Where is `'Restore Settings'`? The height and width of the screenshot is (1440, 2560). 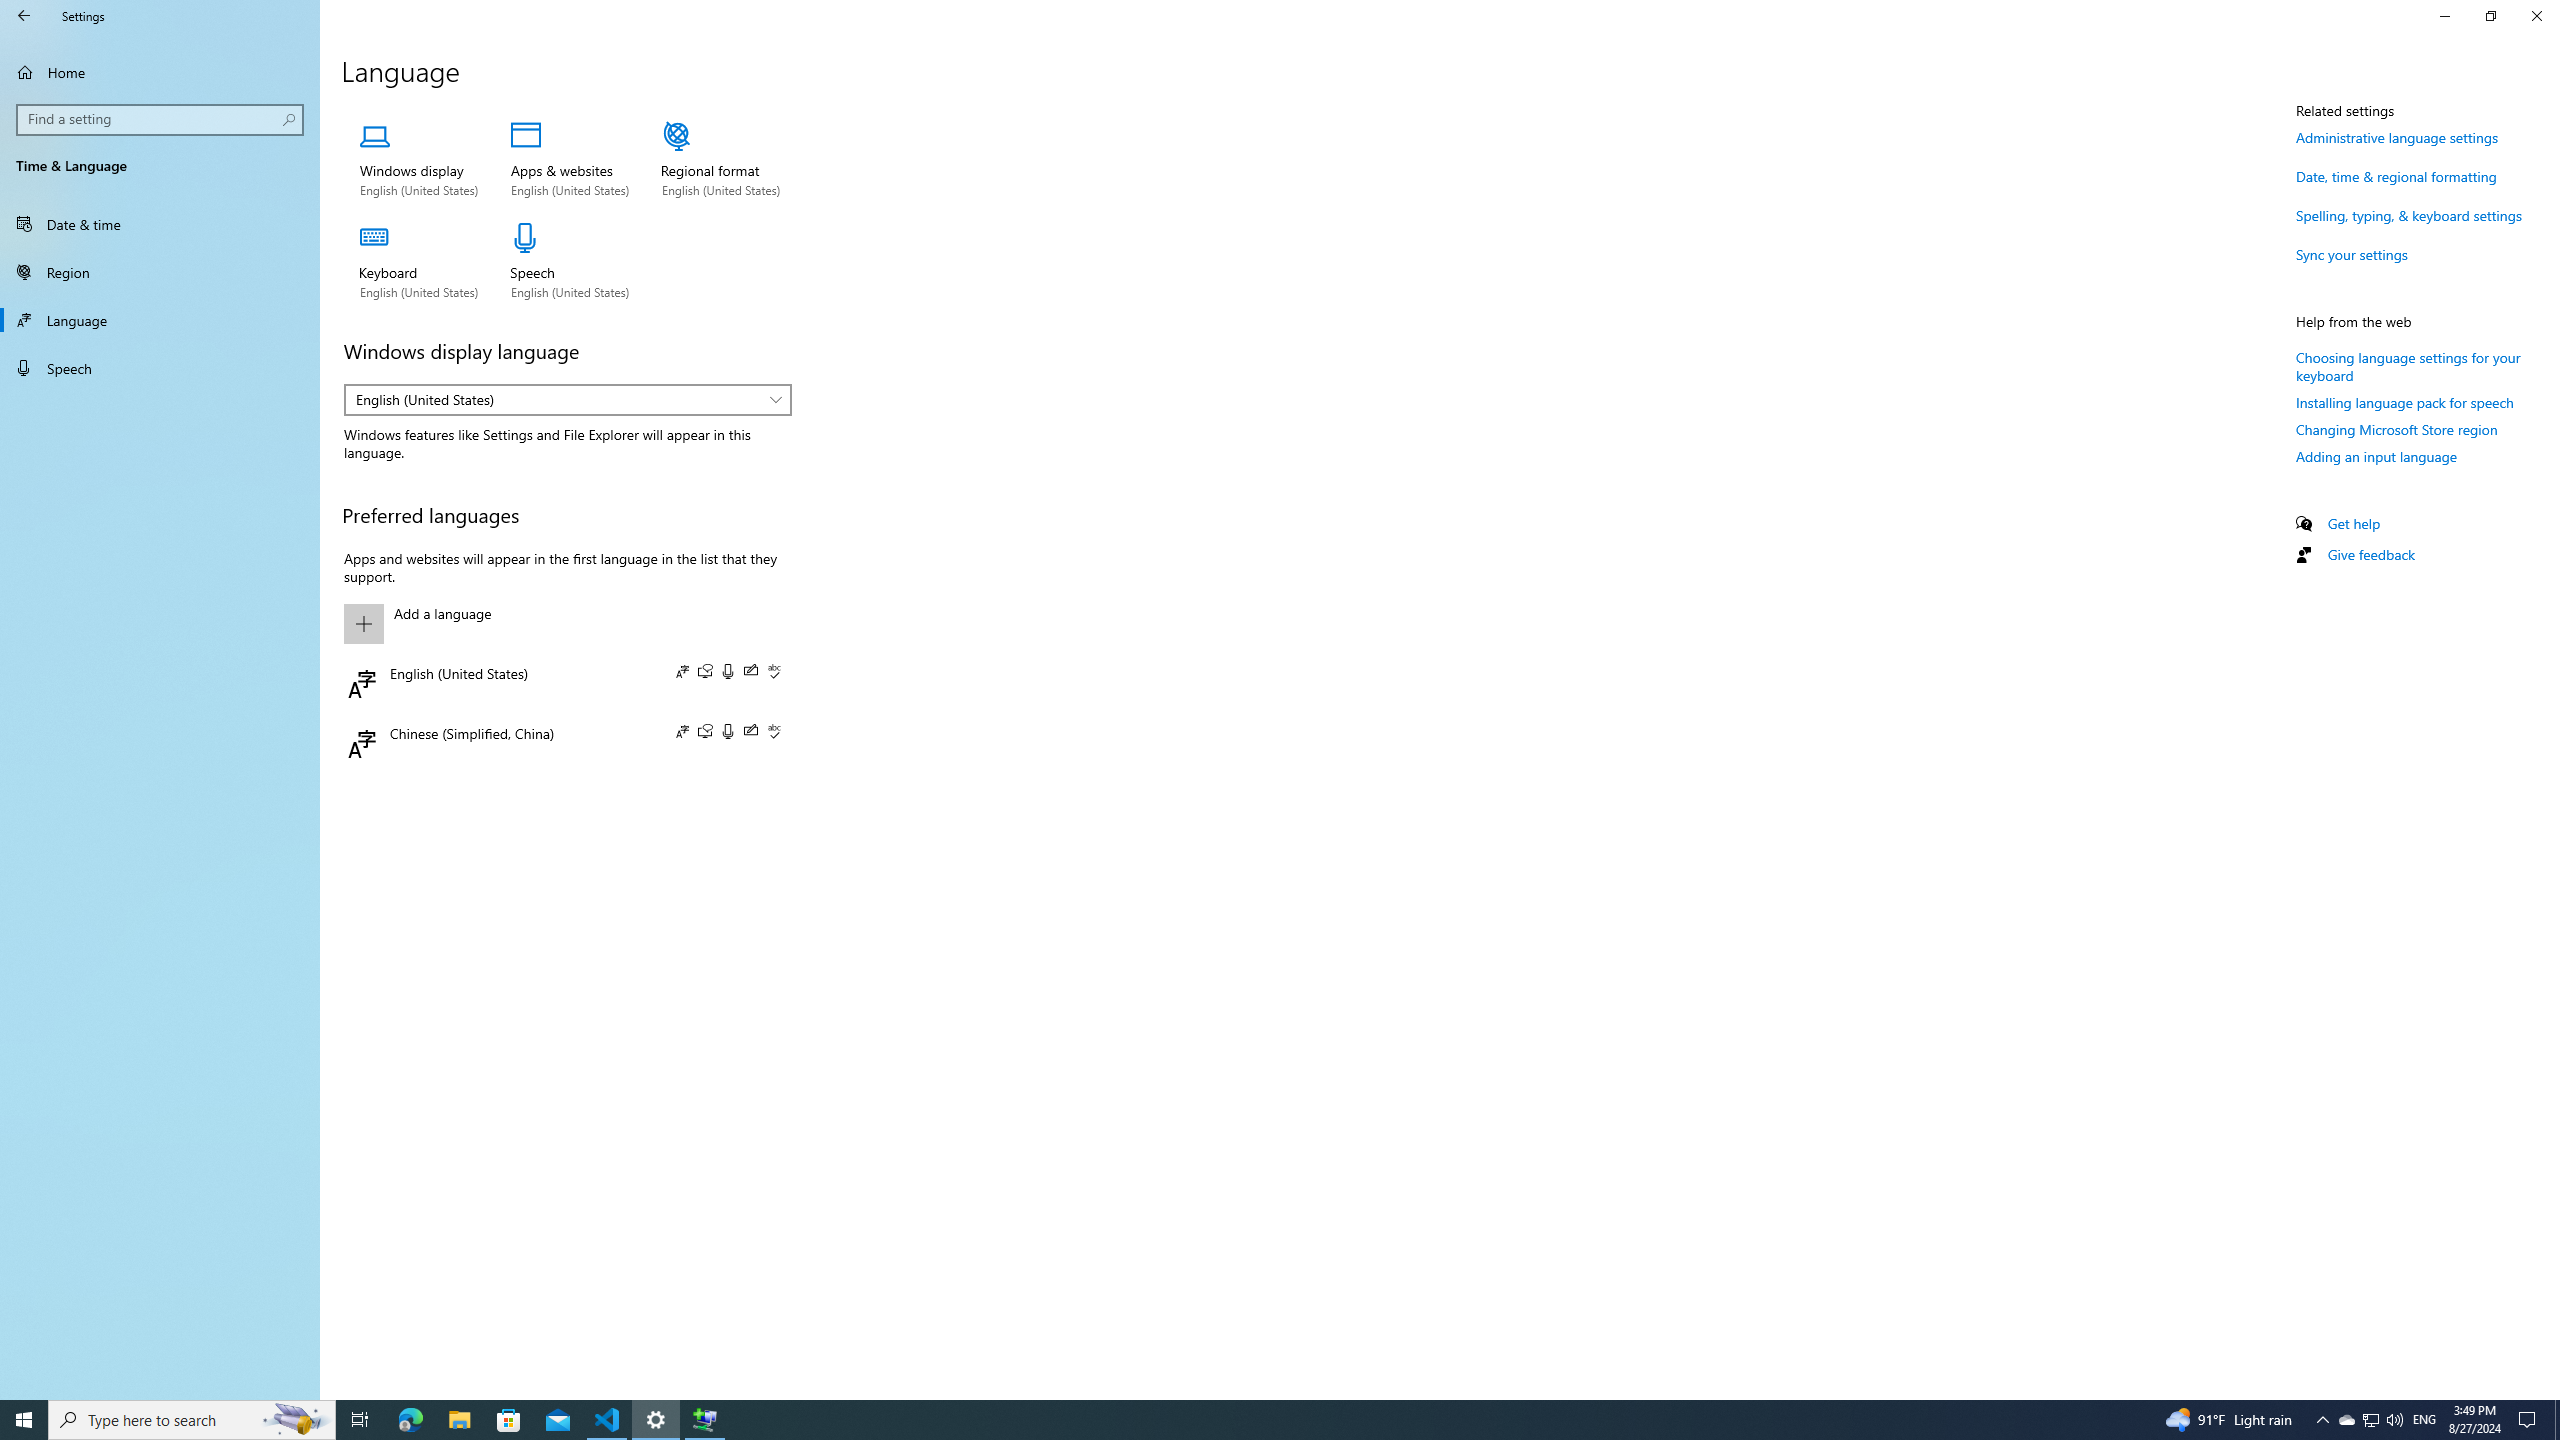 'Restore Settings' is located at coordinates (2490, 15).